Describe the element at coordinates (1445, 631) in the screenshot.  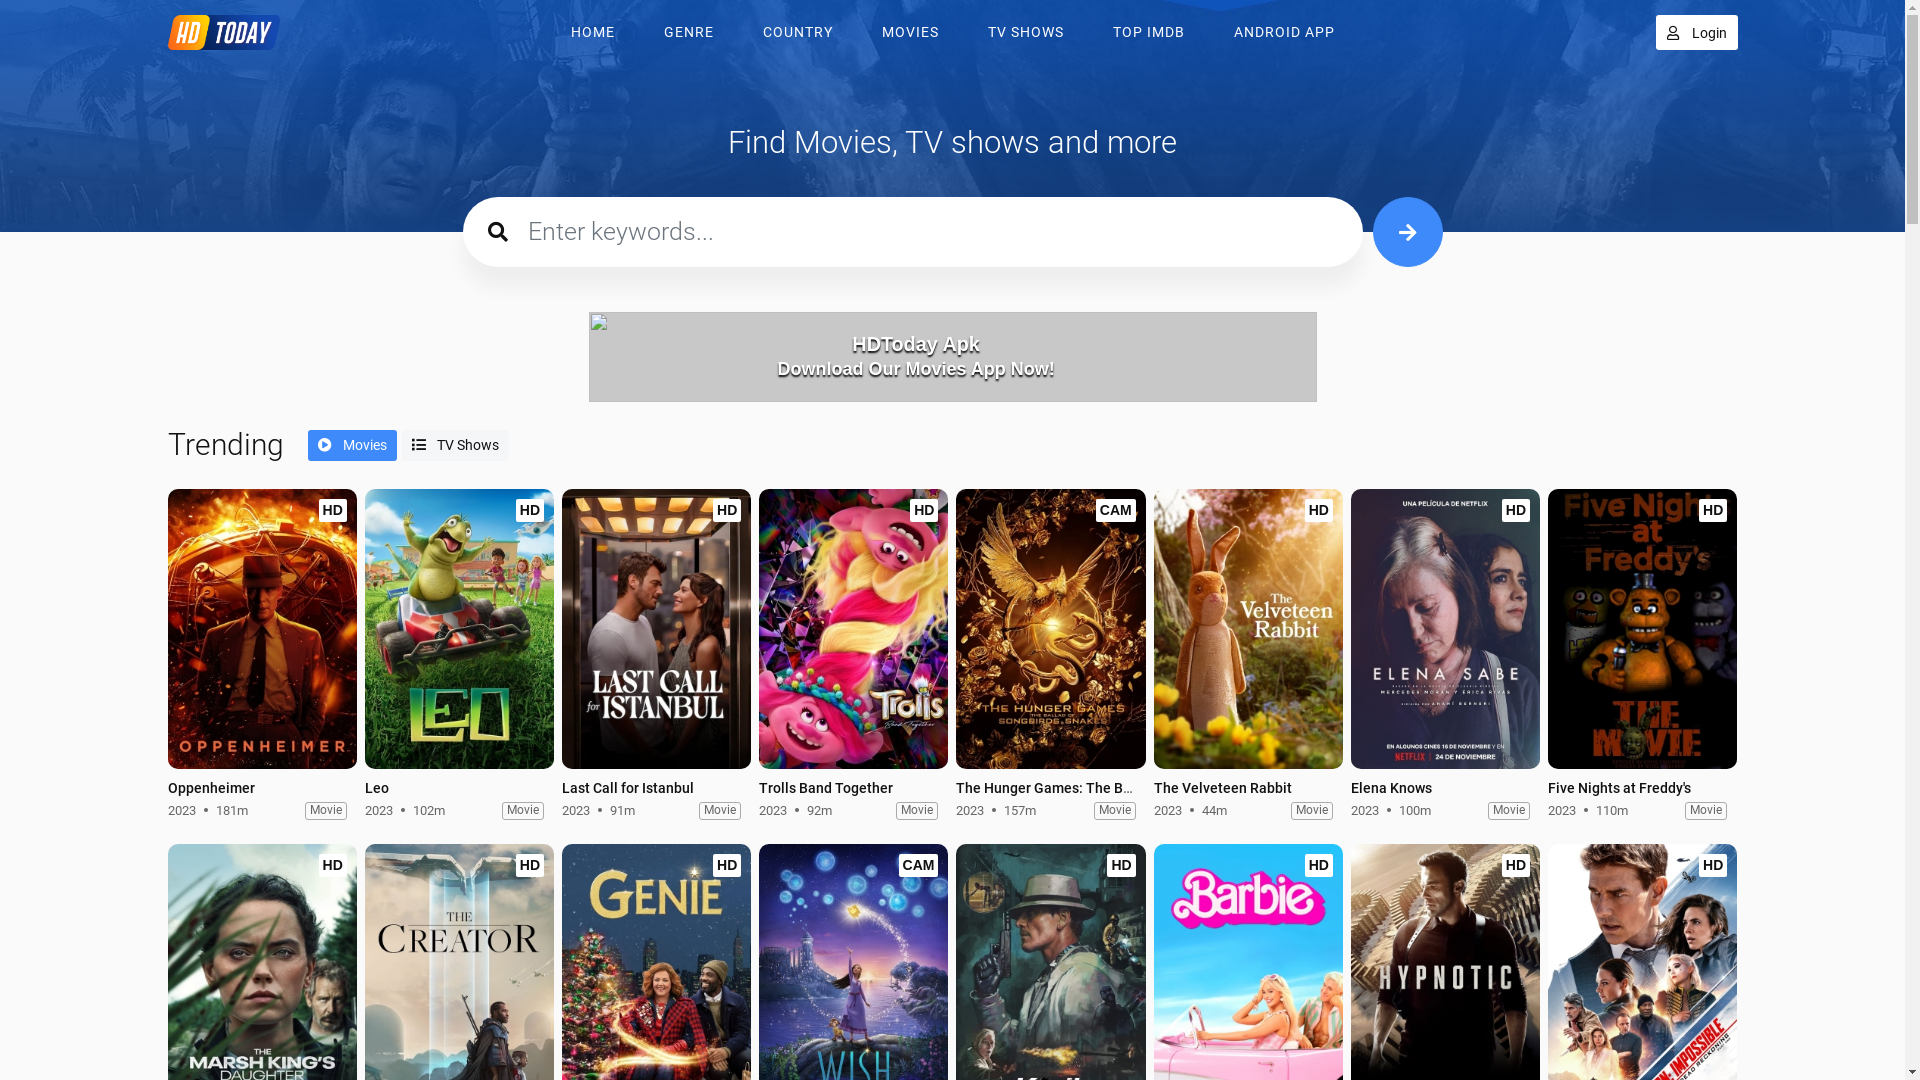
I see `'Elena Knows'` at that location.